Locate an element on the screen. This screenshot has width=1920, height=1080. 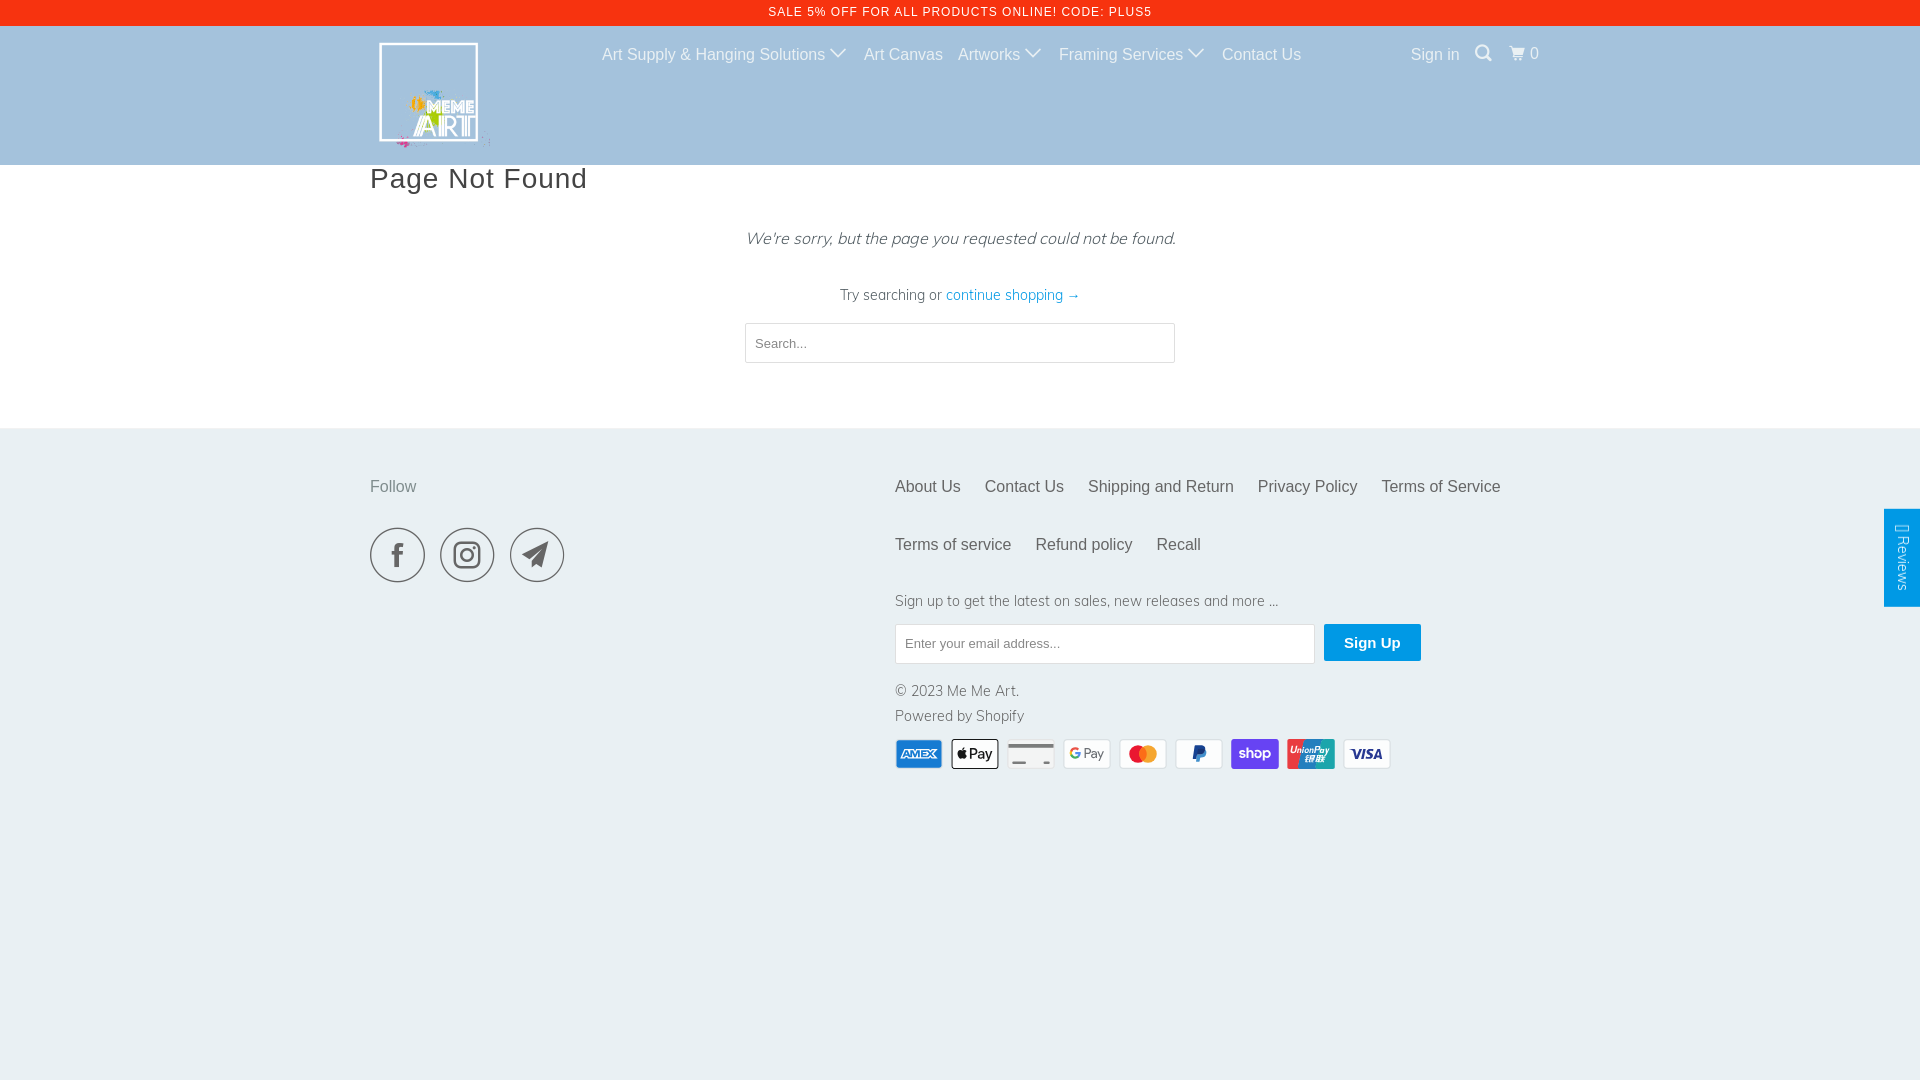
'Search' is located at coordinates (1484, 53).